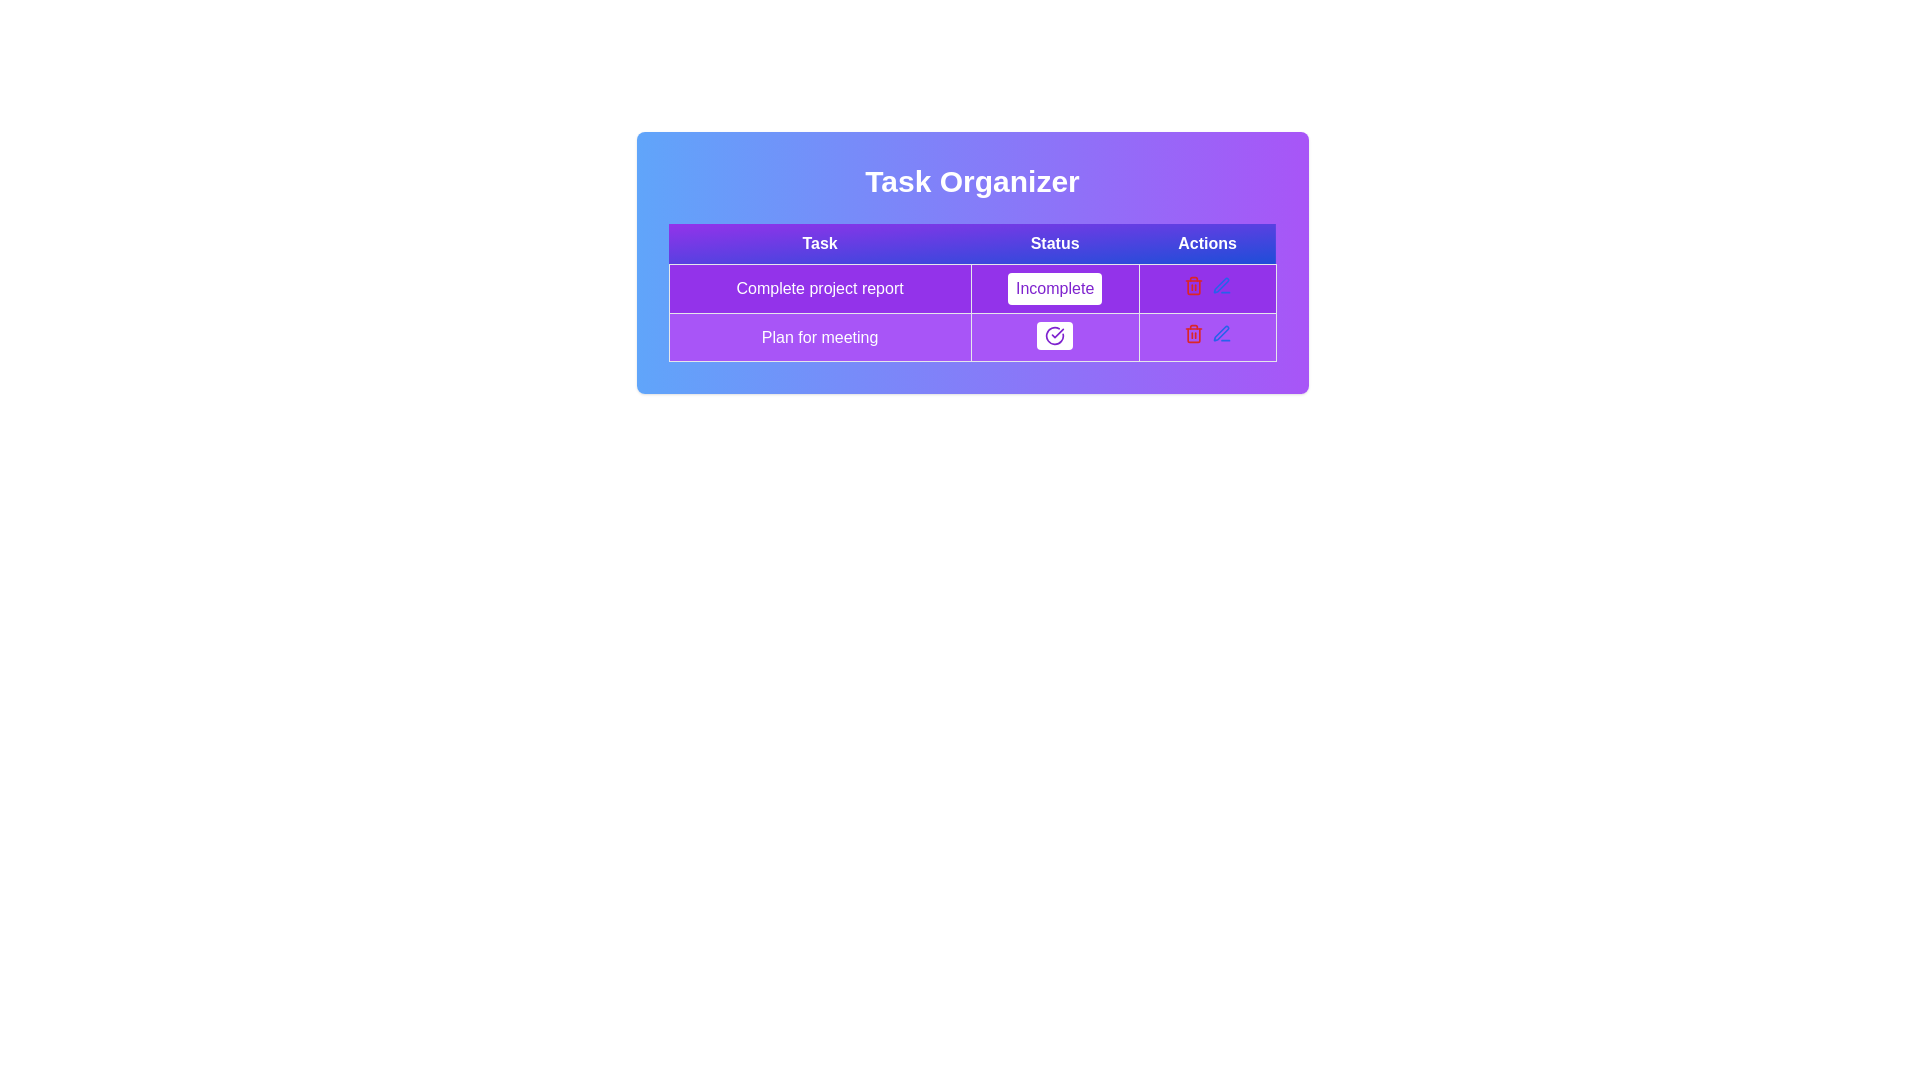 Image resolution: width=1920 pixels, height=1080 pixels. What do you see at coordinates (1054, 289) in the screenshot?
I see `the button labeled 'Incomplete' with a white background and purple text` at bounding box center [1054, 289].